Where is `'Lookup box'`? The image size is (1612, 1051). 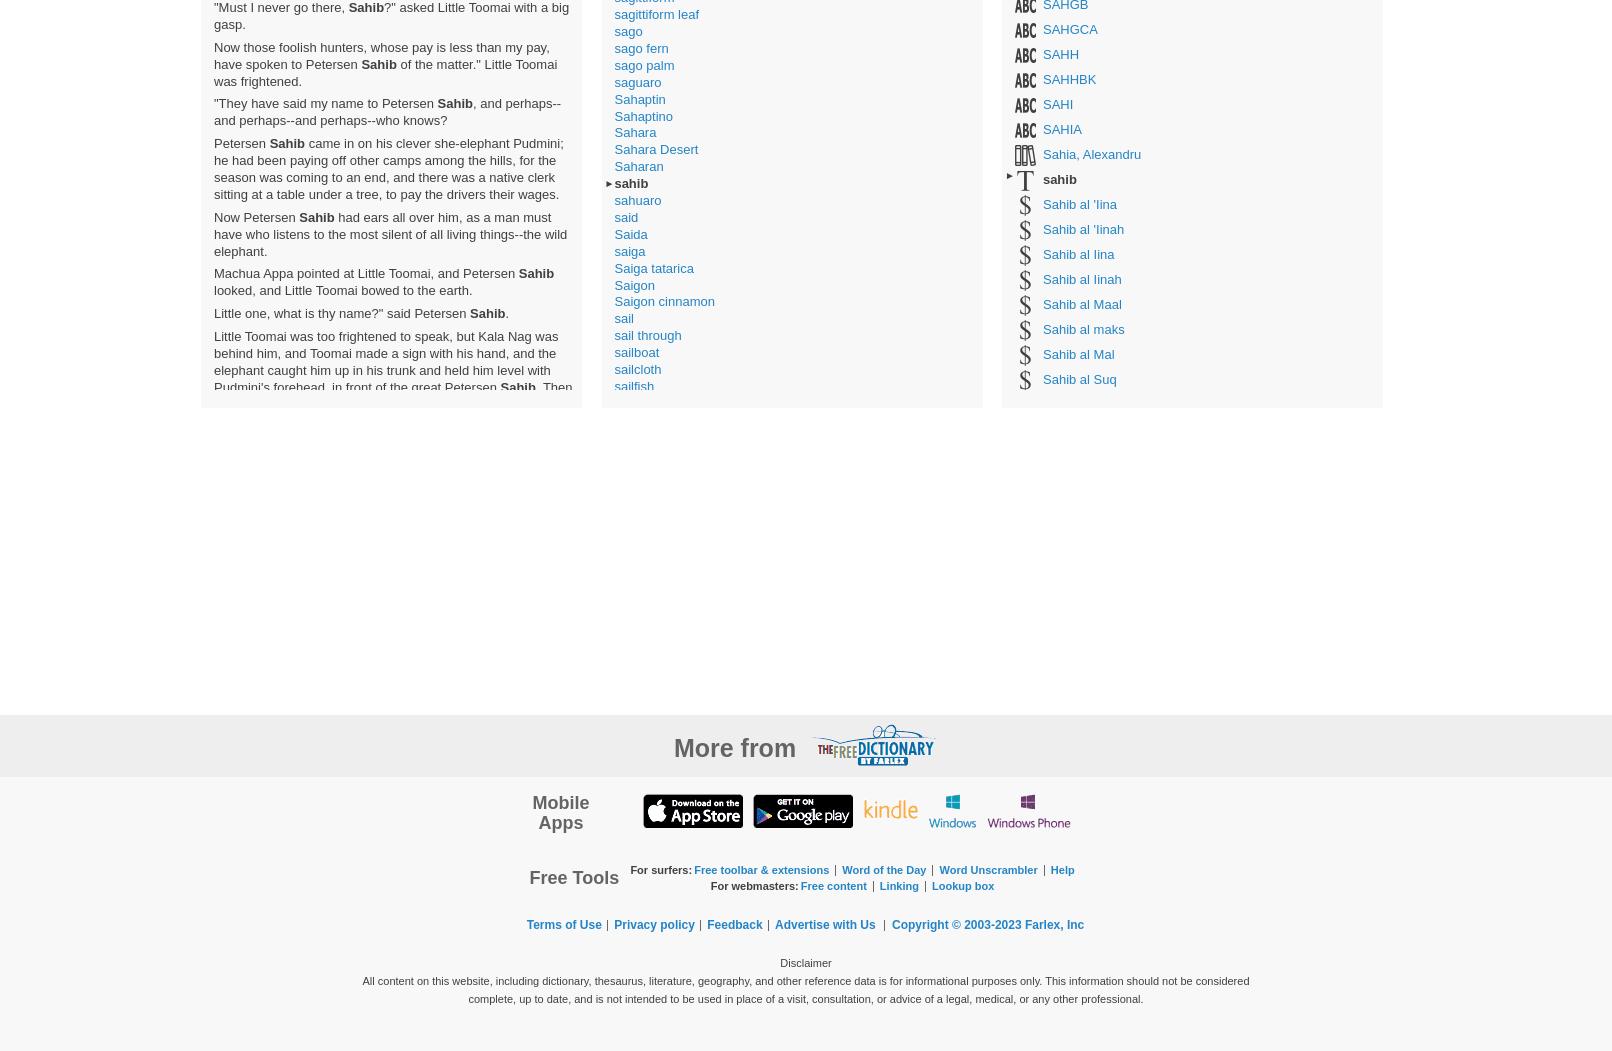 'Lookup box' is located at coordinates (963, 884).